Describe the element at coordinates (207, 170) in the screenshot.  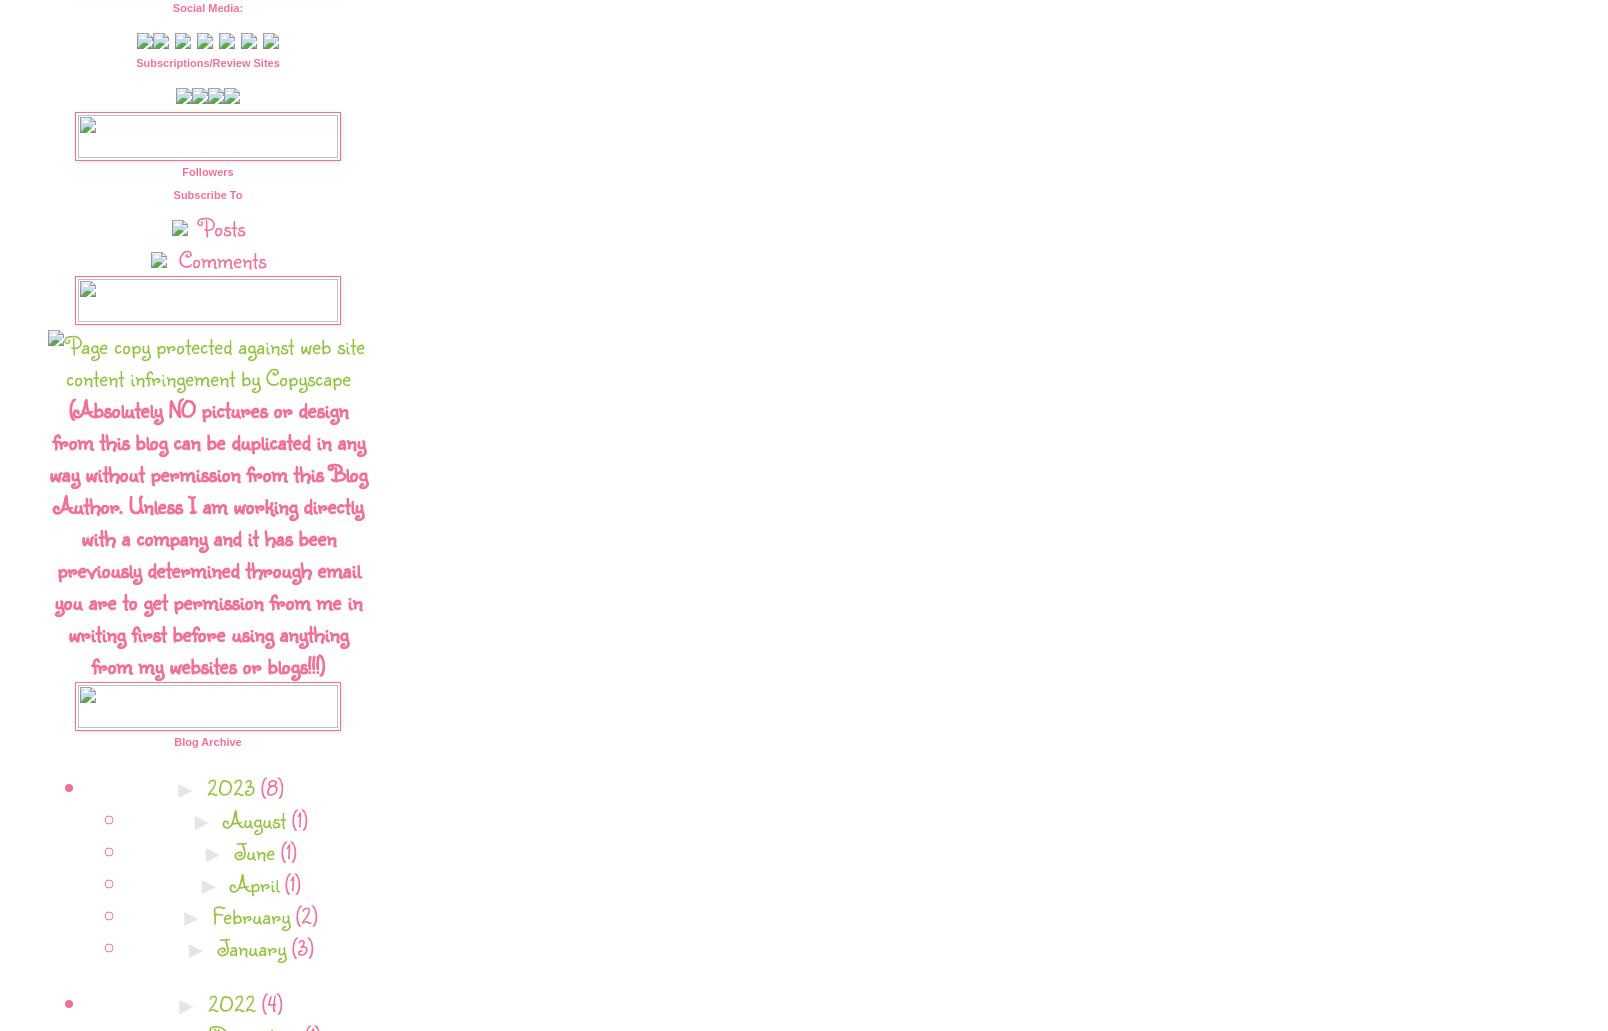
I see `'Followers'` at that location.